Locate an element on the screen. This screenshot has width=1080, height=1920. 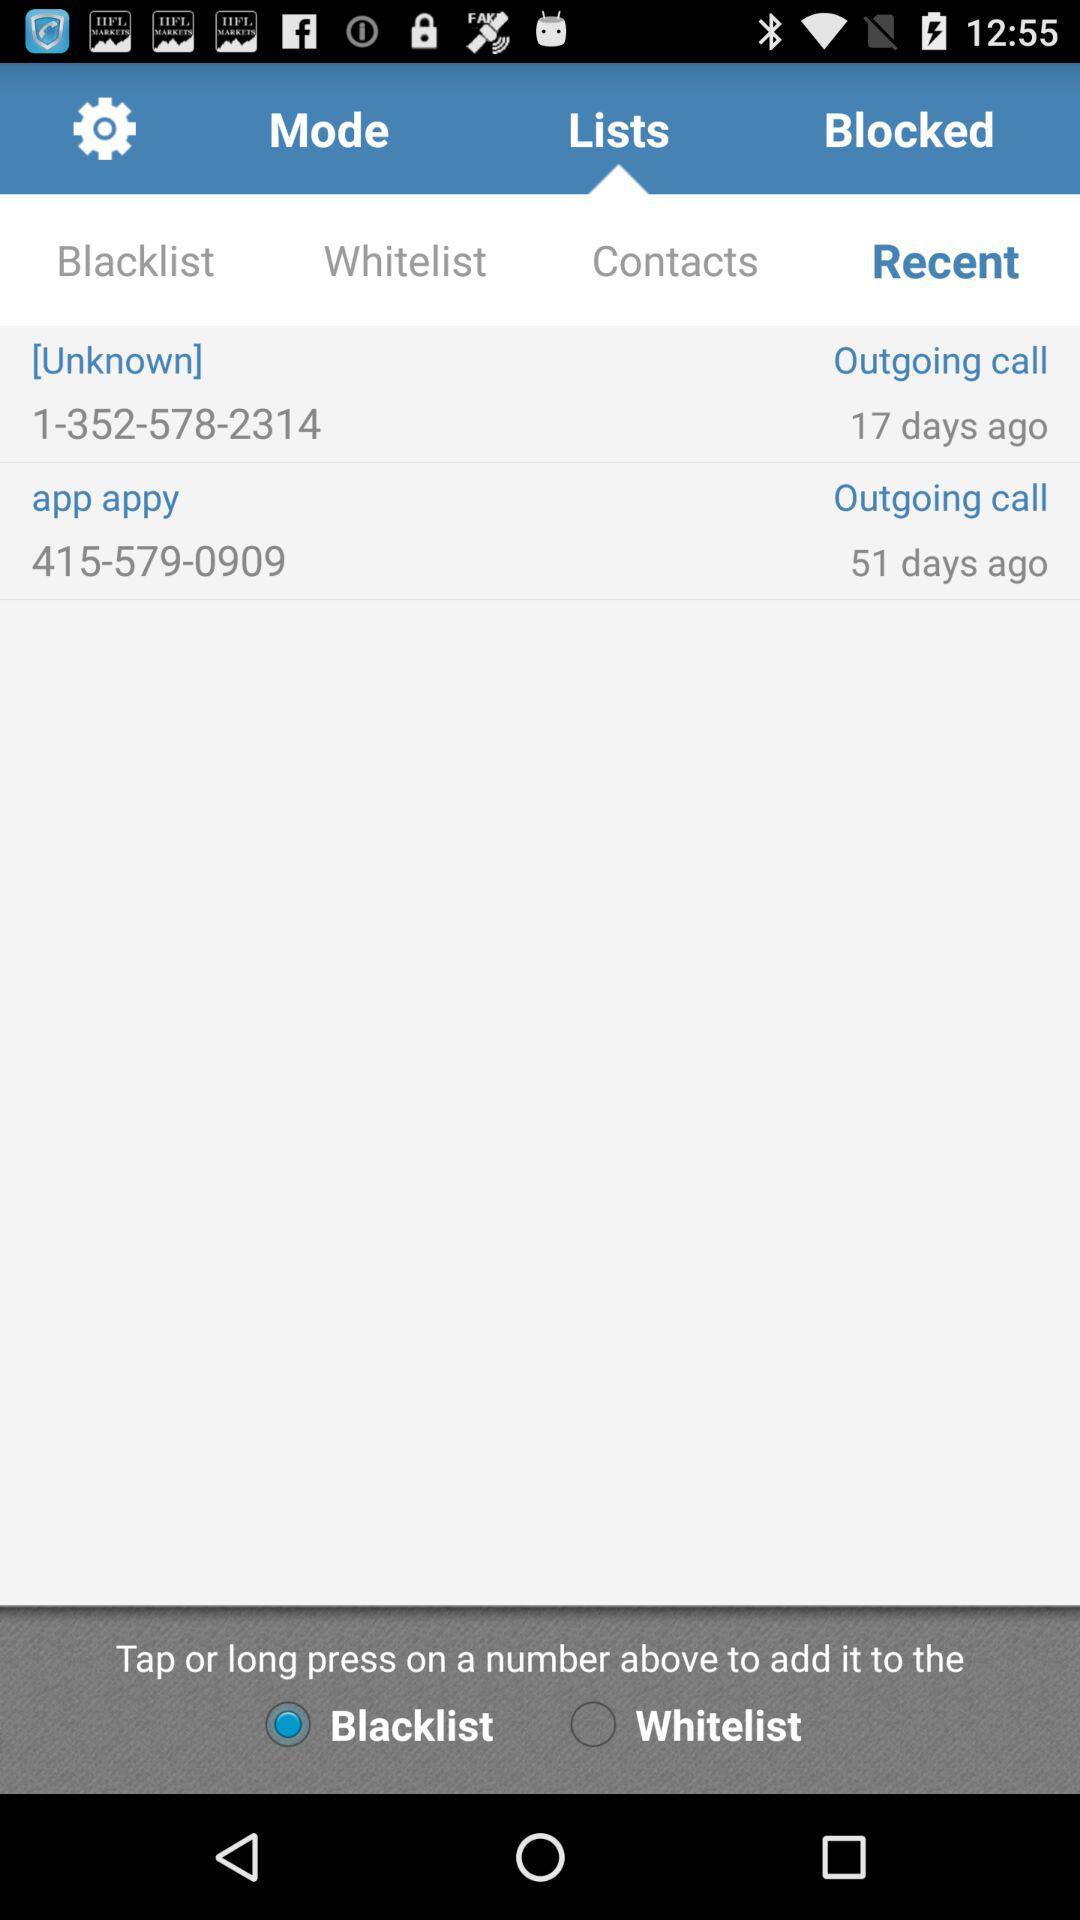
the 1 352 578 item is located at coordinates (285, 421).